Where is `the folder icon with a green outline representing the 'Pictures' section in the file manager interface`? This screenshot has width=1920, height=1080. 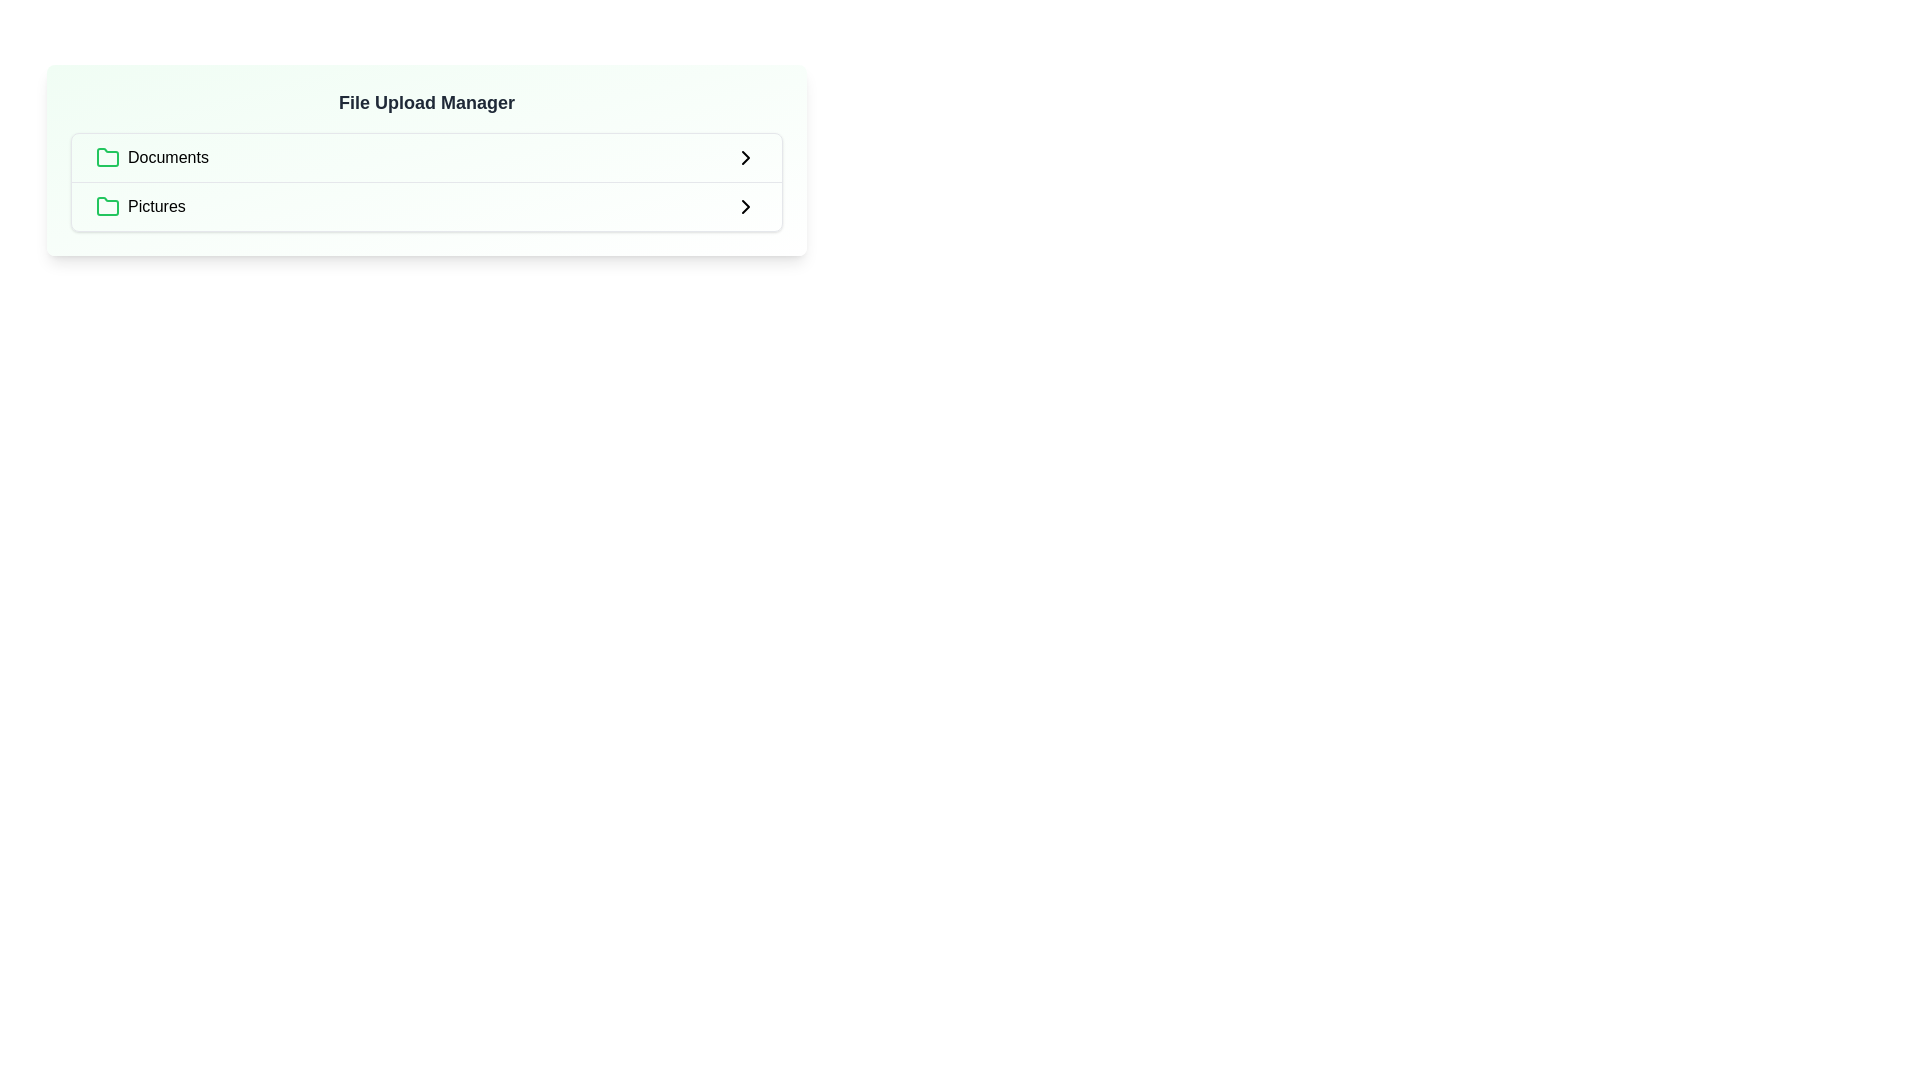
the folder icon with a green outline representing the 'Pictures' section in the file manager interface is located at coordinates (107, 207).